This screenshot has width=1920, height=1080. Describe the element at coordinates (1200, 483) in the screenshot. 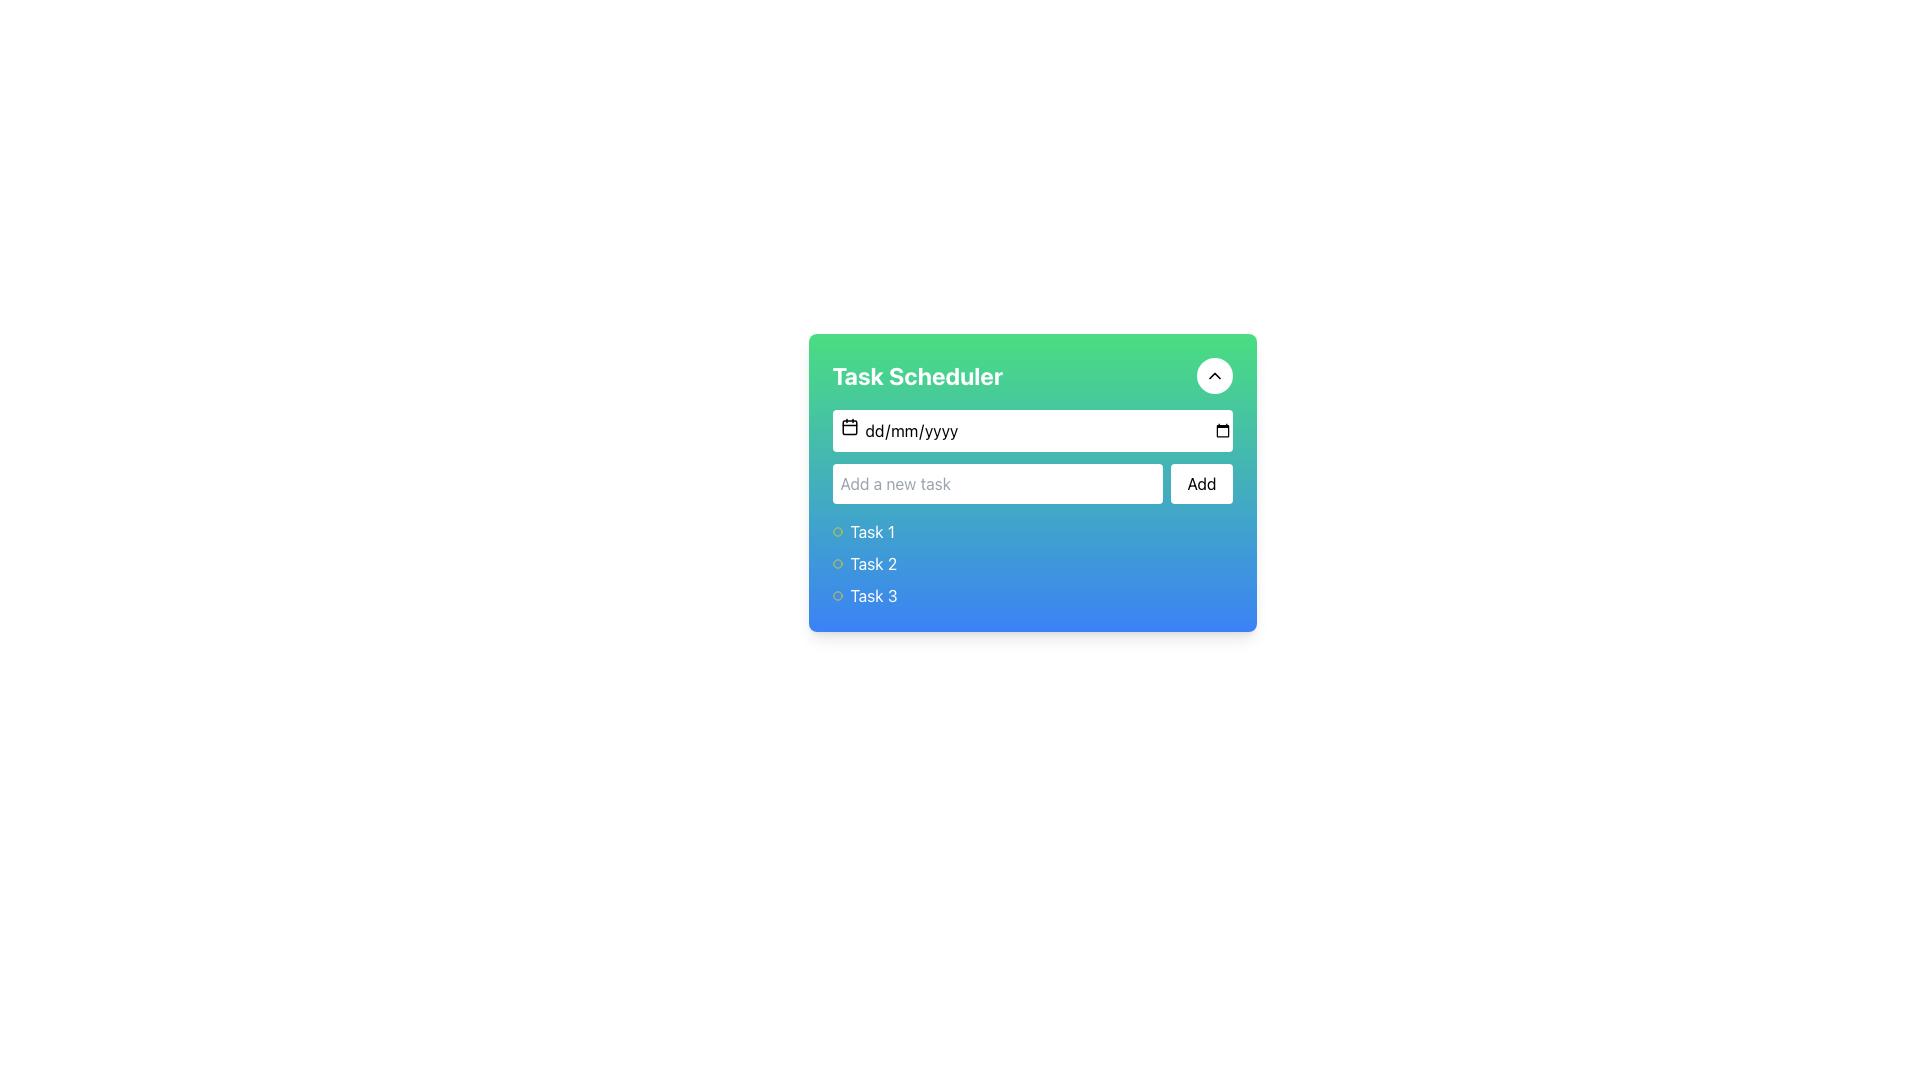

I see `the 'Add' button, which features a white background and black text, to observe any hover effects` at that location.